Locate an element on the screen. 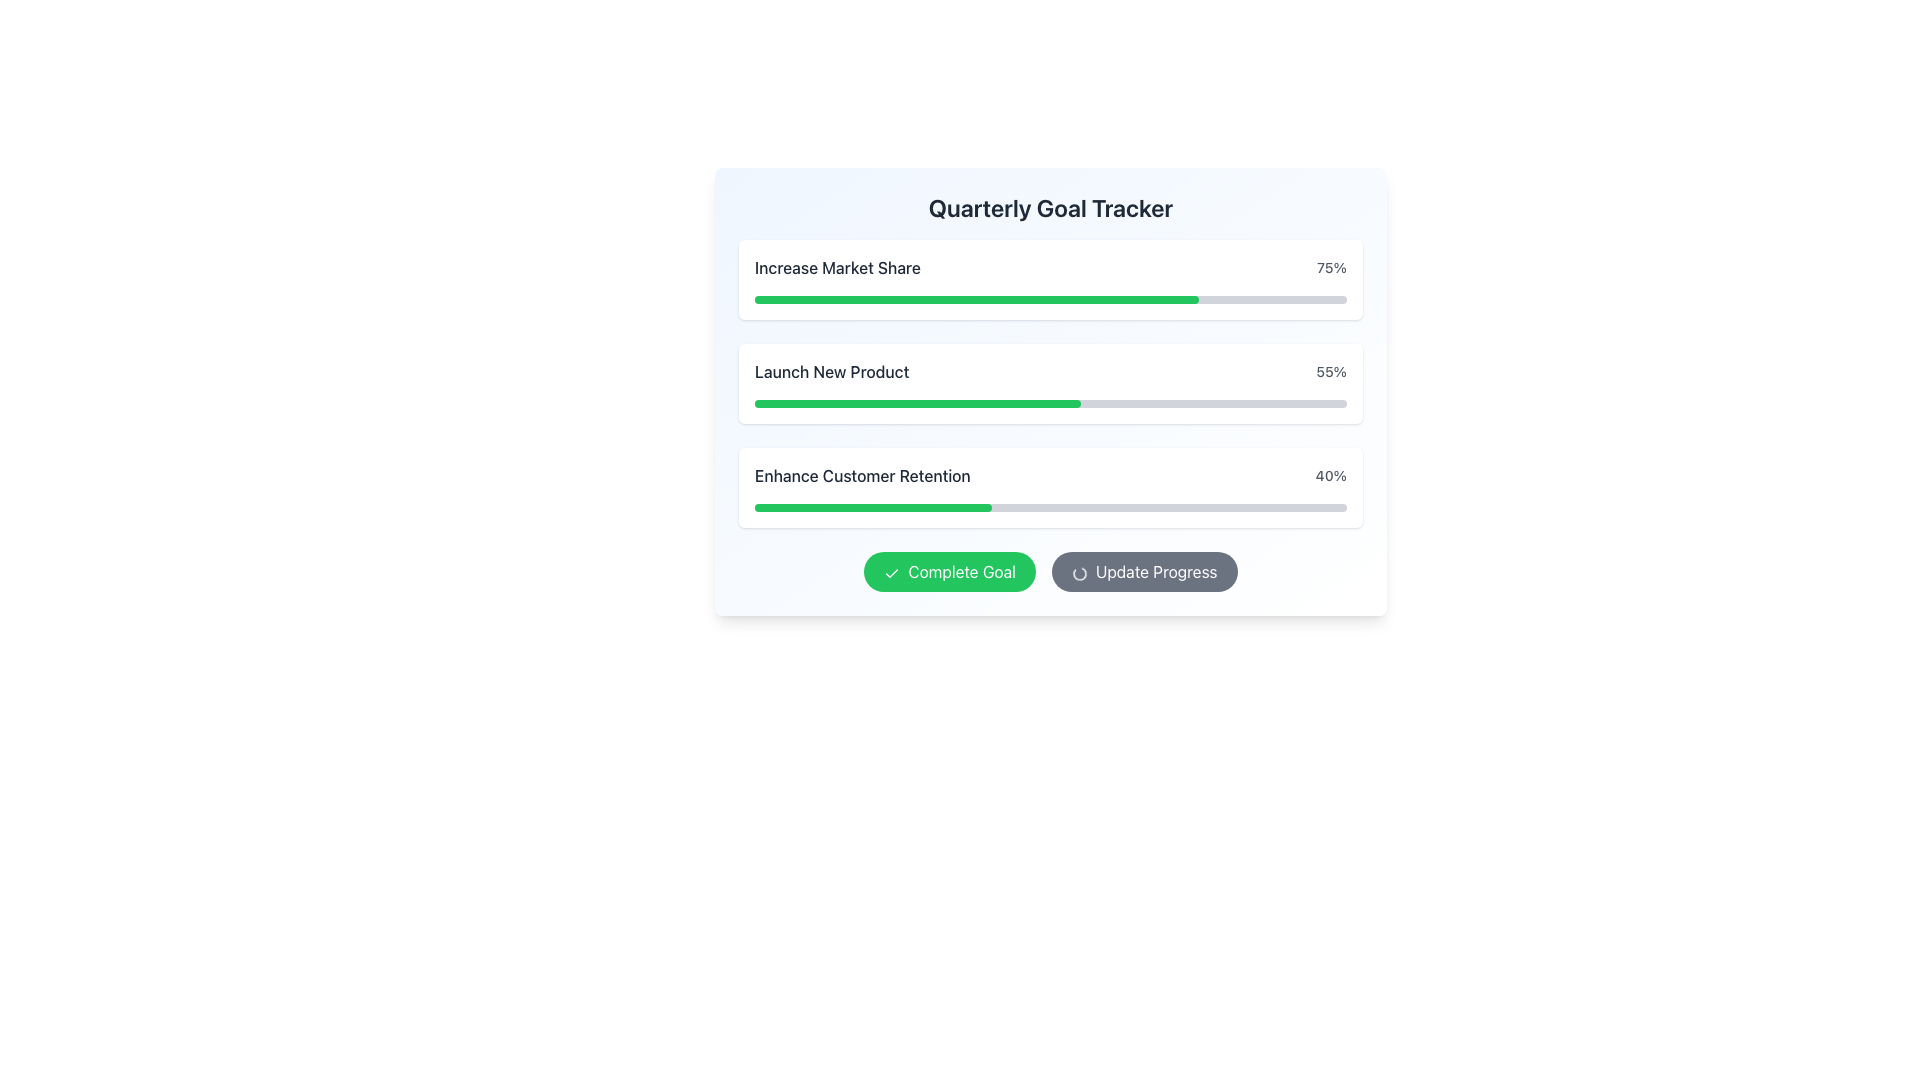  the progress bar that is located under the text 'Increase Market Share 75%', which has a gray background and a green filled portion is located at coordinates (1050, 300).